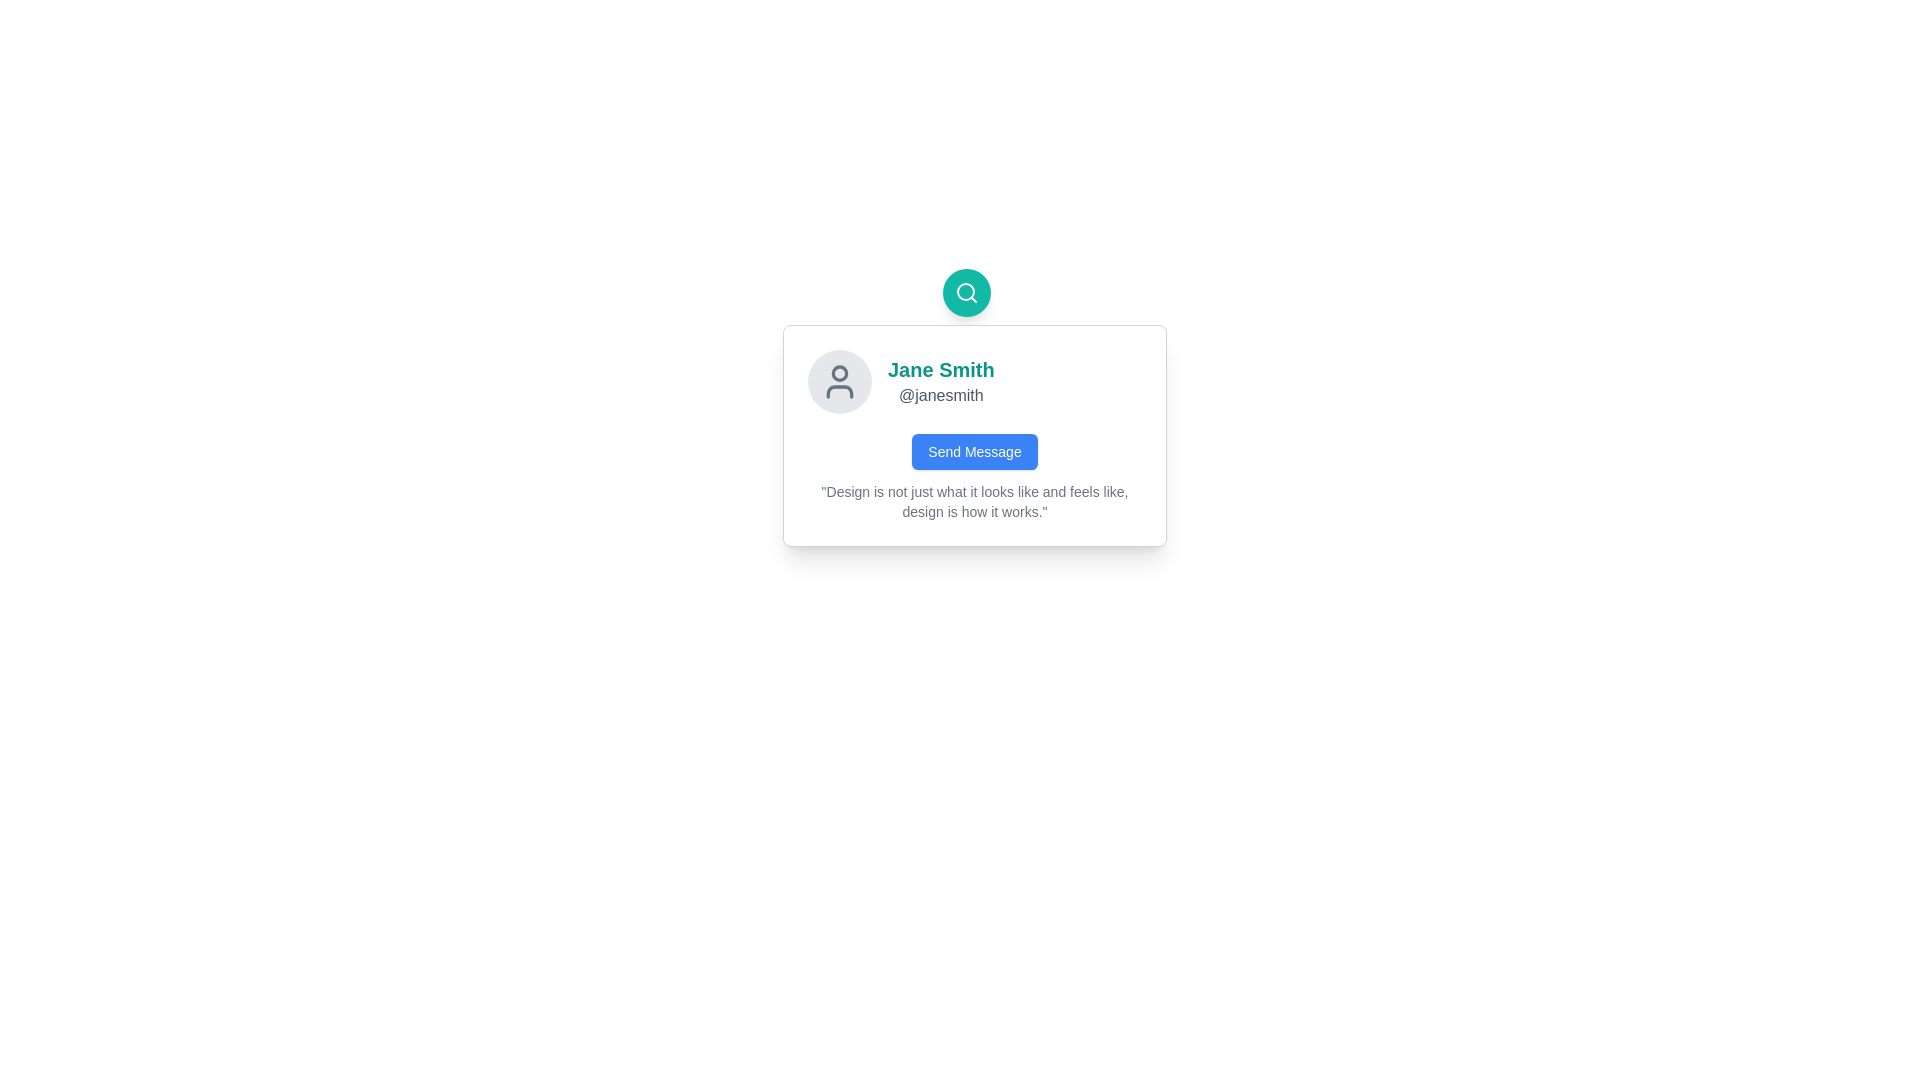 This screenshot has height=1080, width=1920. What do you see at coordinates (974, 451) in the screenshot?
I see `the 'Send Message' button located centrally within the card for user 'Jane Smith', positioned below the user's name and above the quote text` at bounding box center [974, 451].